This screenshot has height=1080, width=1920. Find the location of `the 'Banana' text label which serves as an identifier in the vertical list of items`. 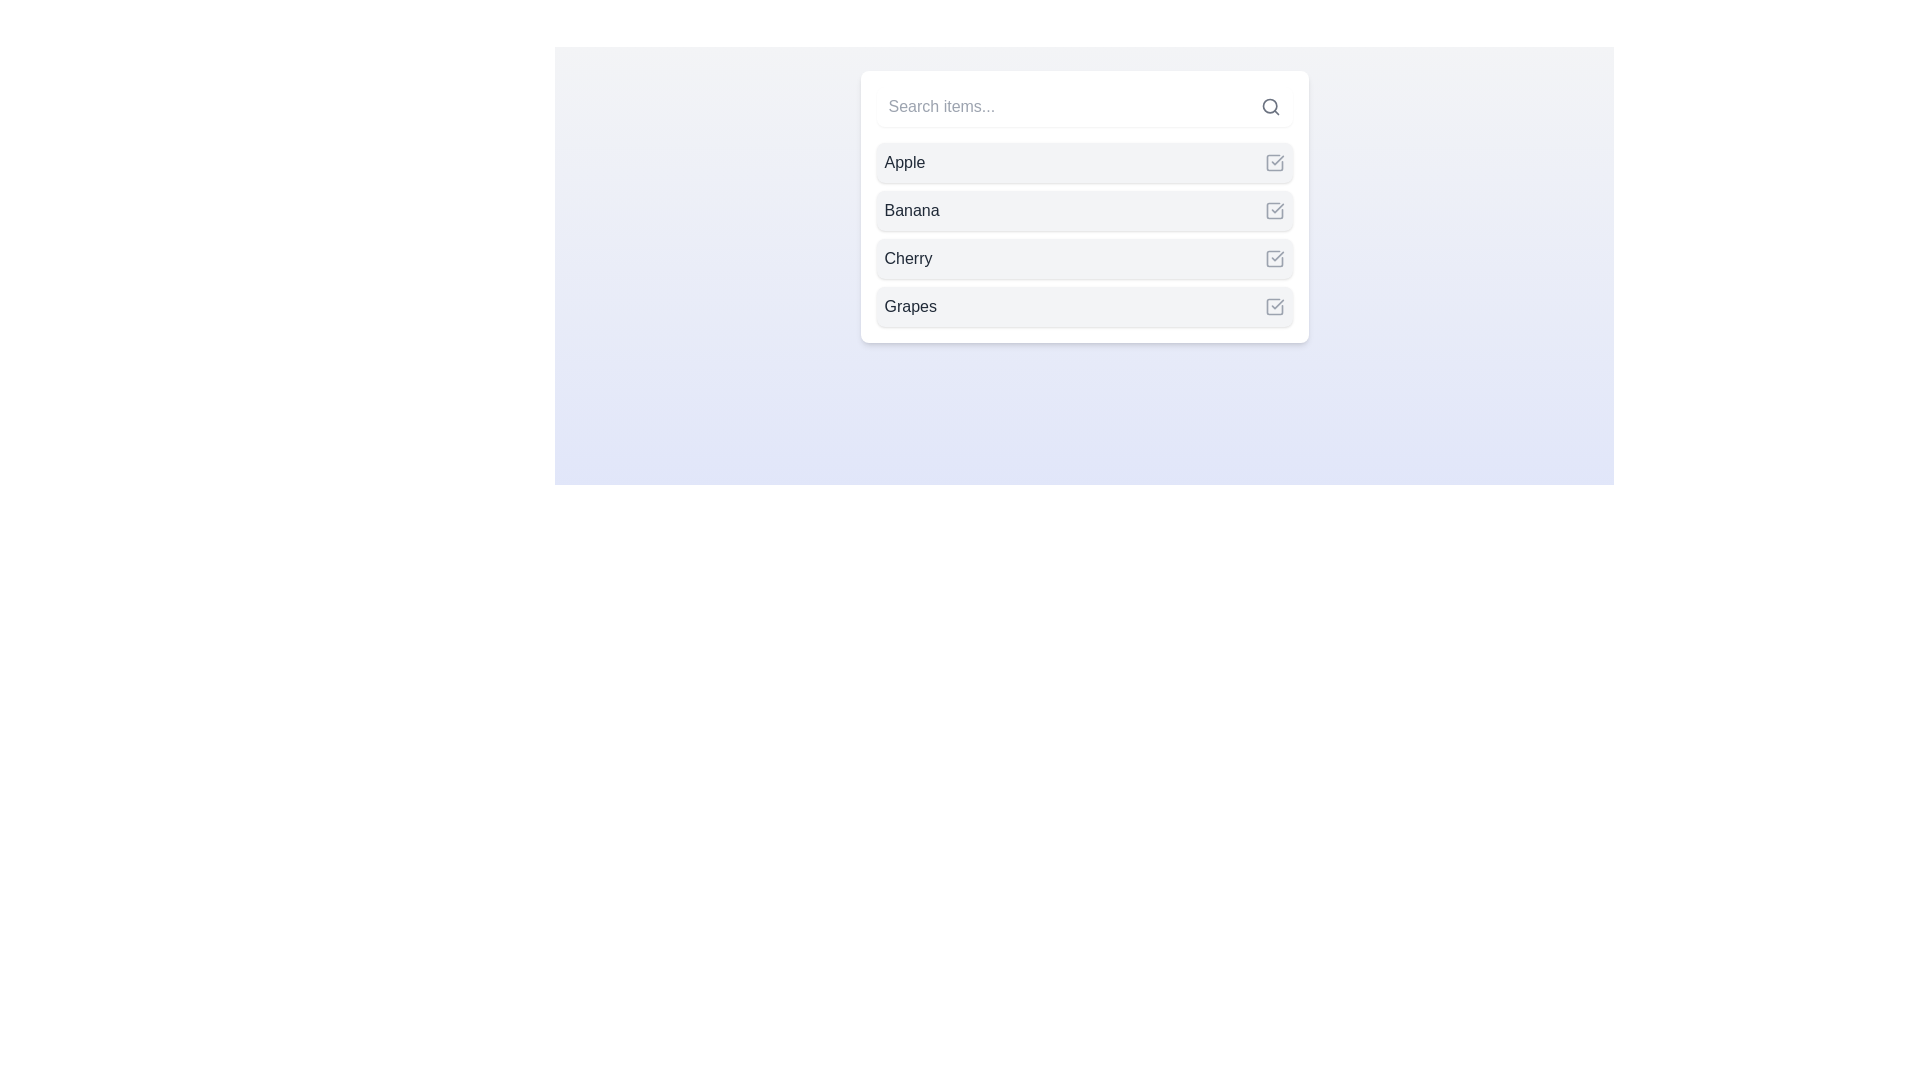

the 'Banana' text label which serves as an identifier in the vertical list of items is located at coordinates (911, 211).